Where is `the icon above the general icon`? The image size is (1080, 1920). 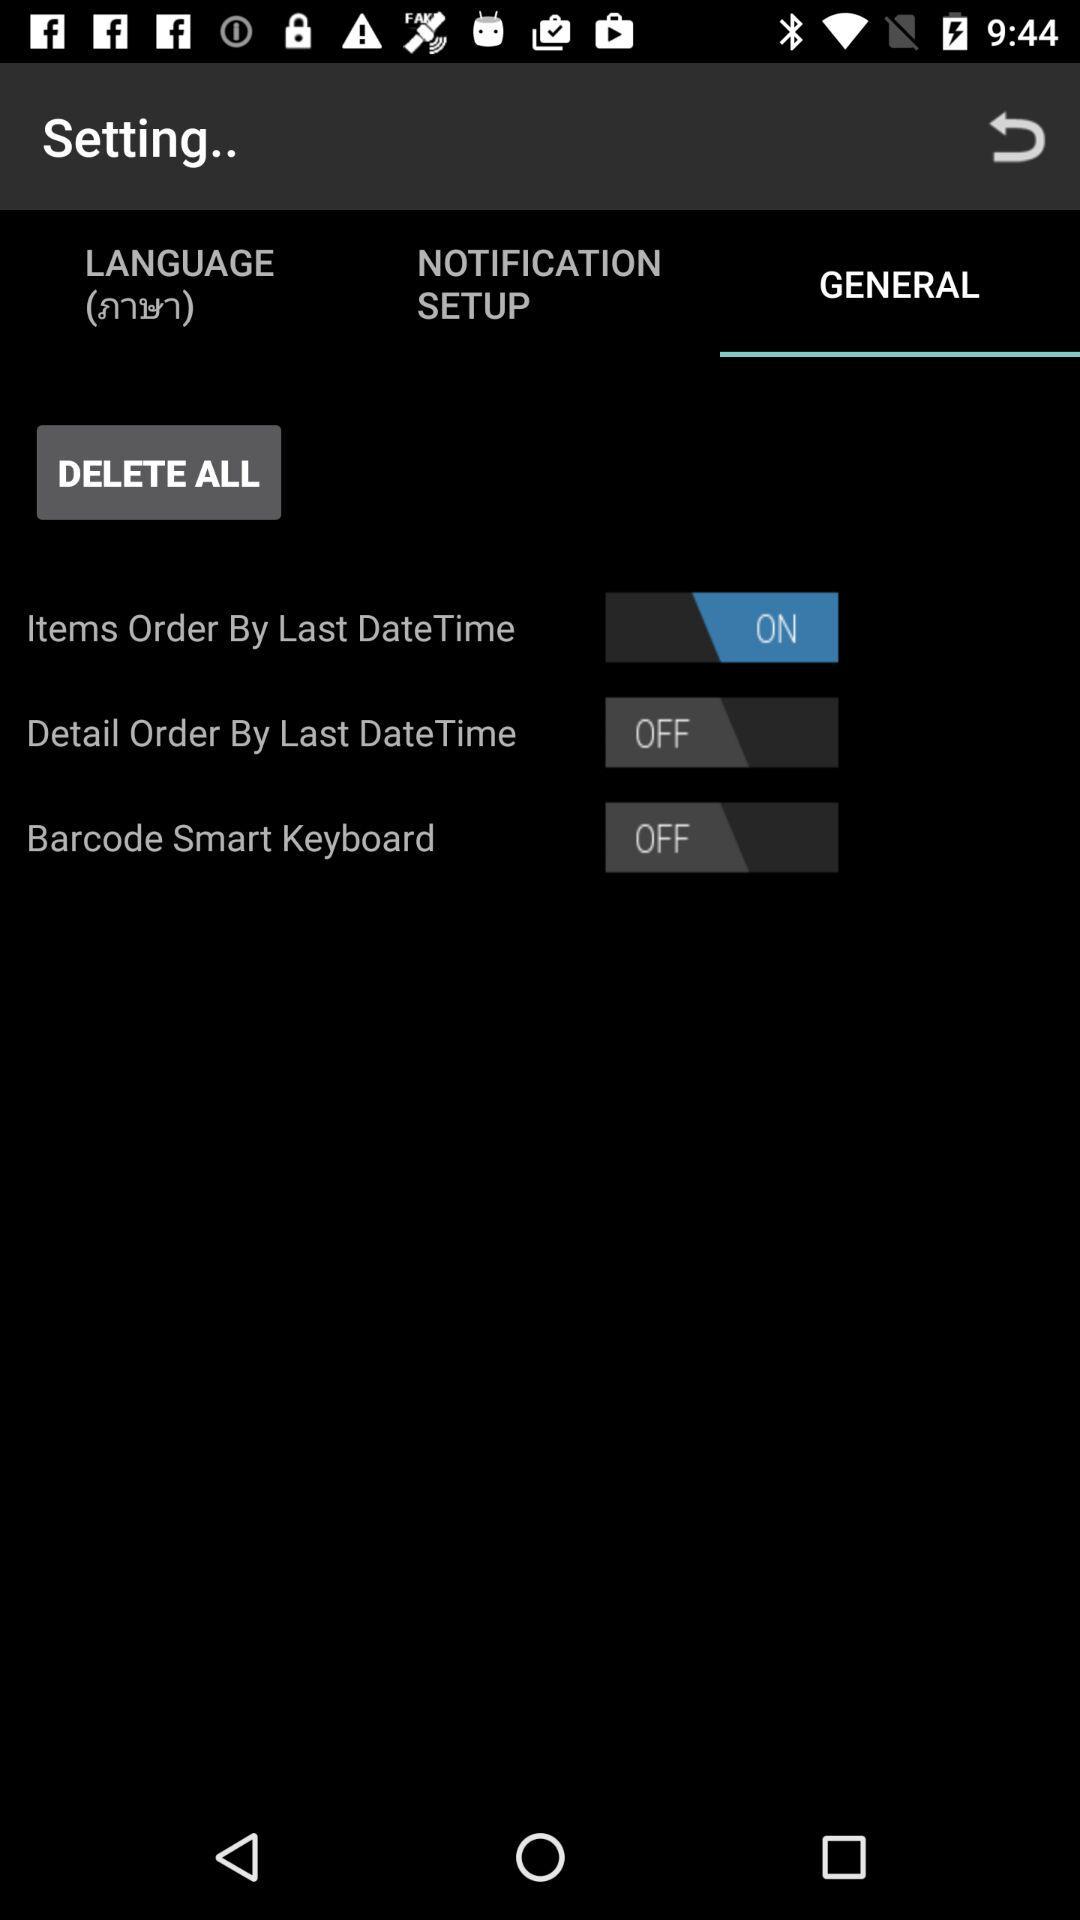 the icon above the general icon is located at coordinates (1017, 135).